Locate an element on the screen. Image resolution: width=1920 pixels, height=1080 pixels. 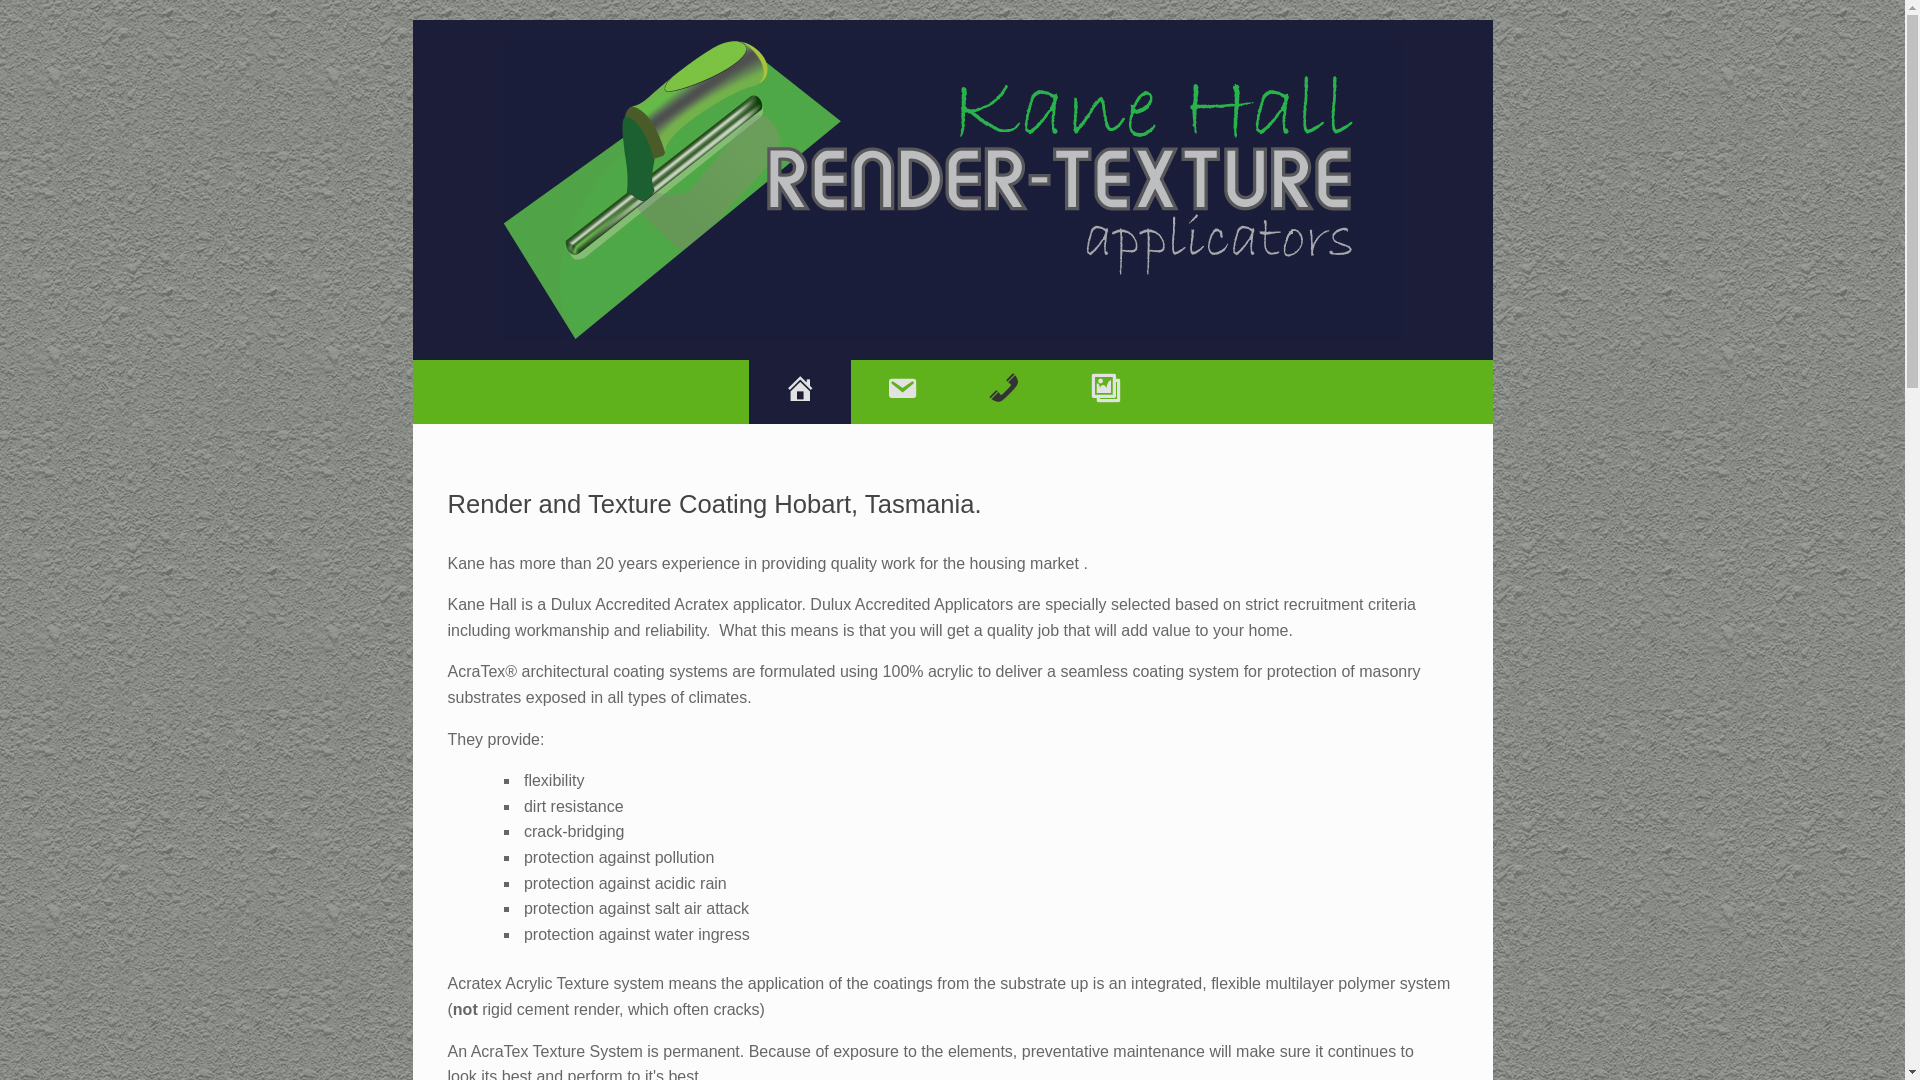
'Home' is located at coordinates (797, 392).